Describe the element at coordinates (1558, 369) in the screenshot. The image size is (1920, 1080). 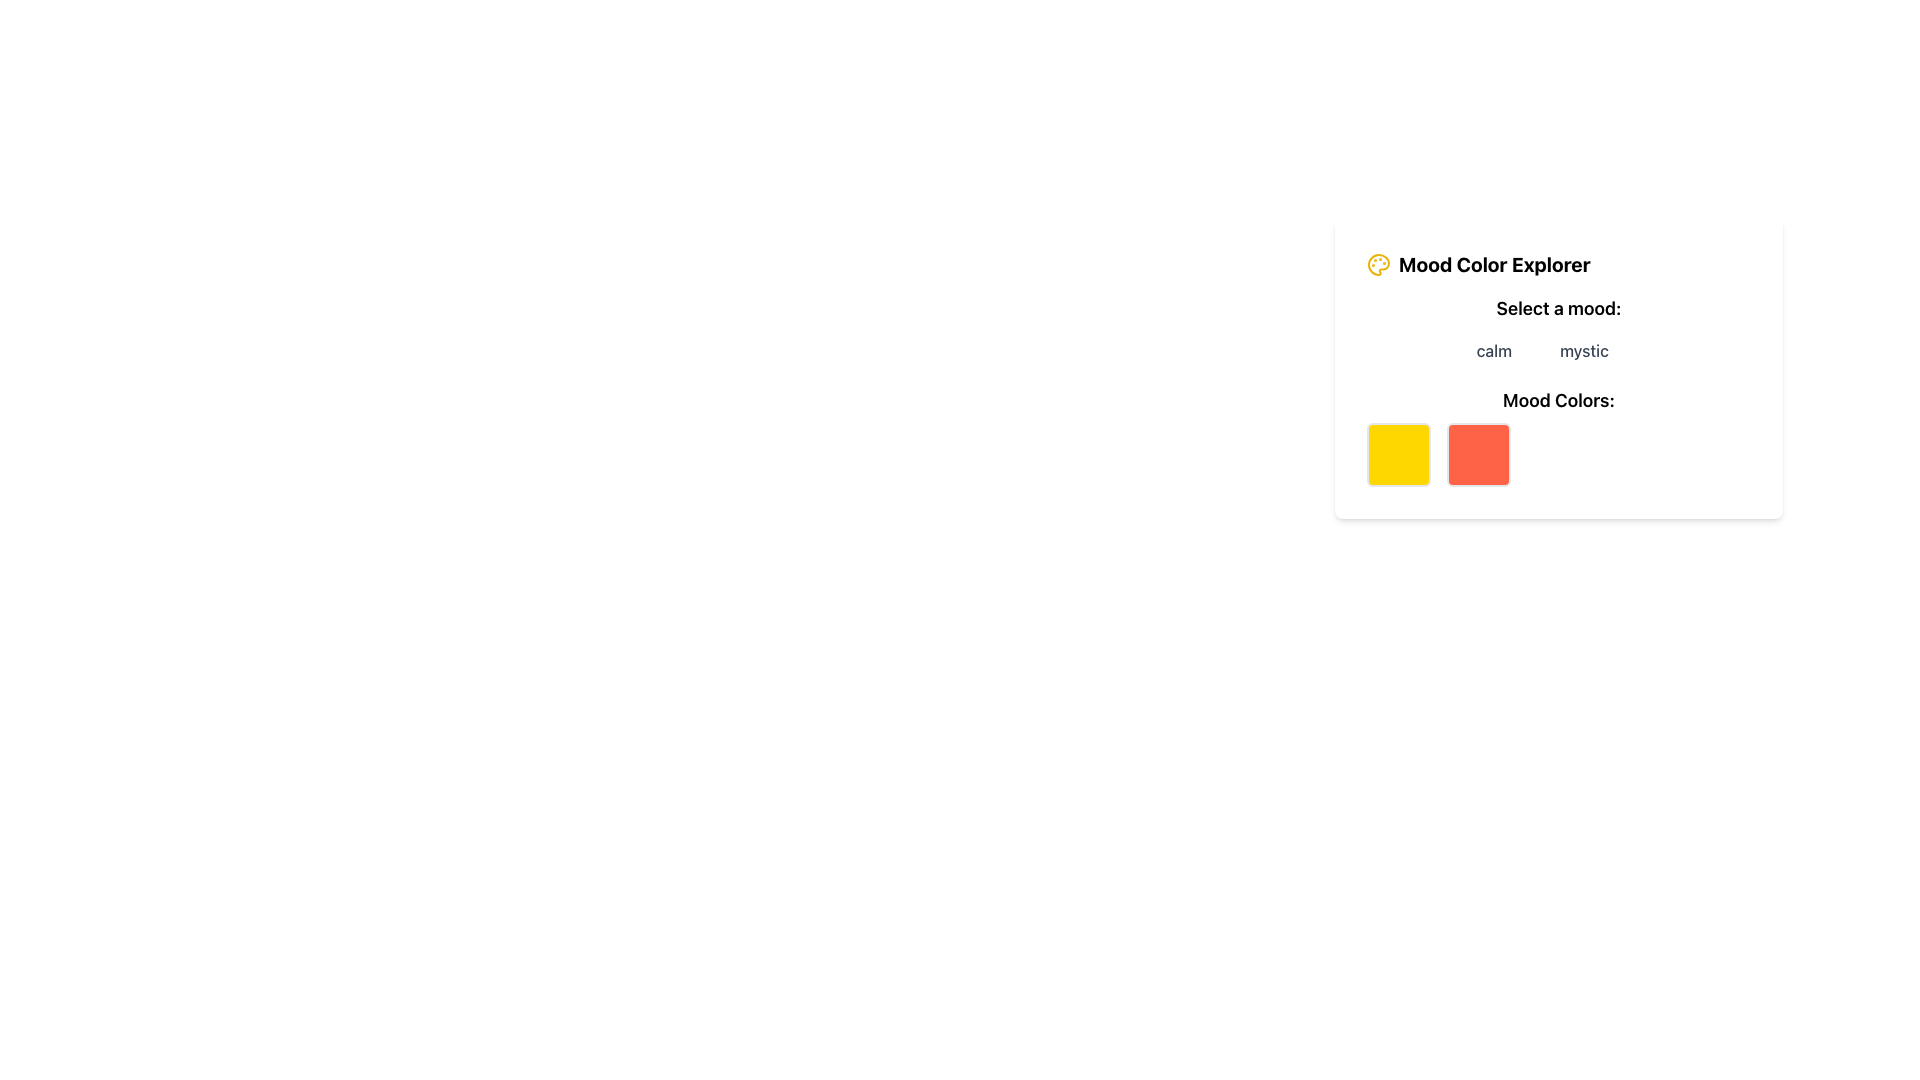
I see `color changes or responses in the 'Mood Color Explorer' interface section, which includes mood options and color boxes` at that location.